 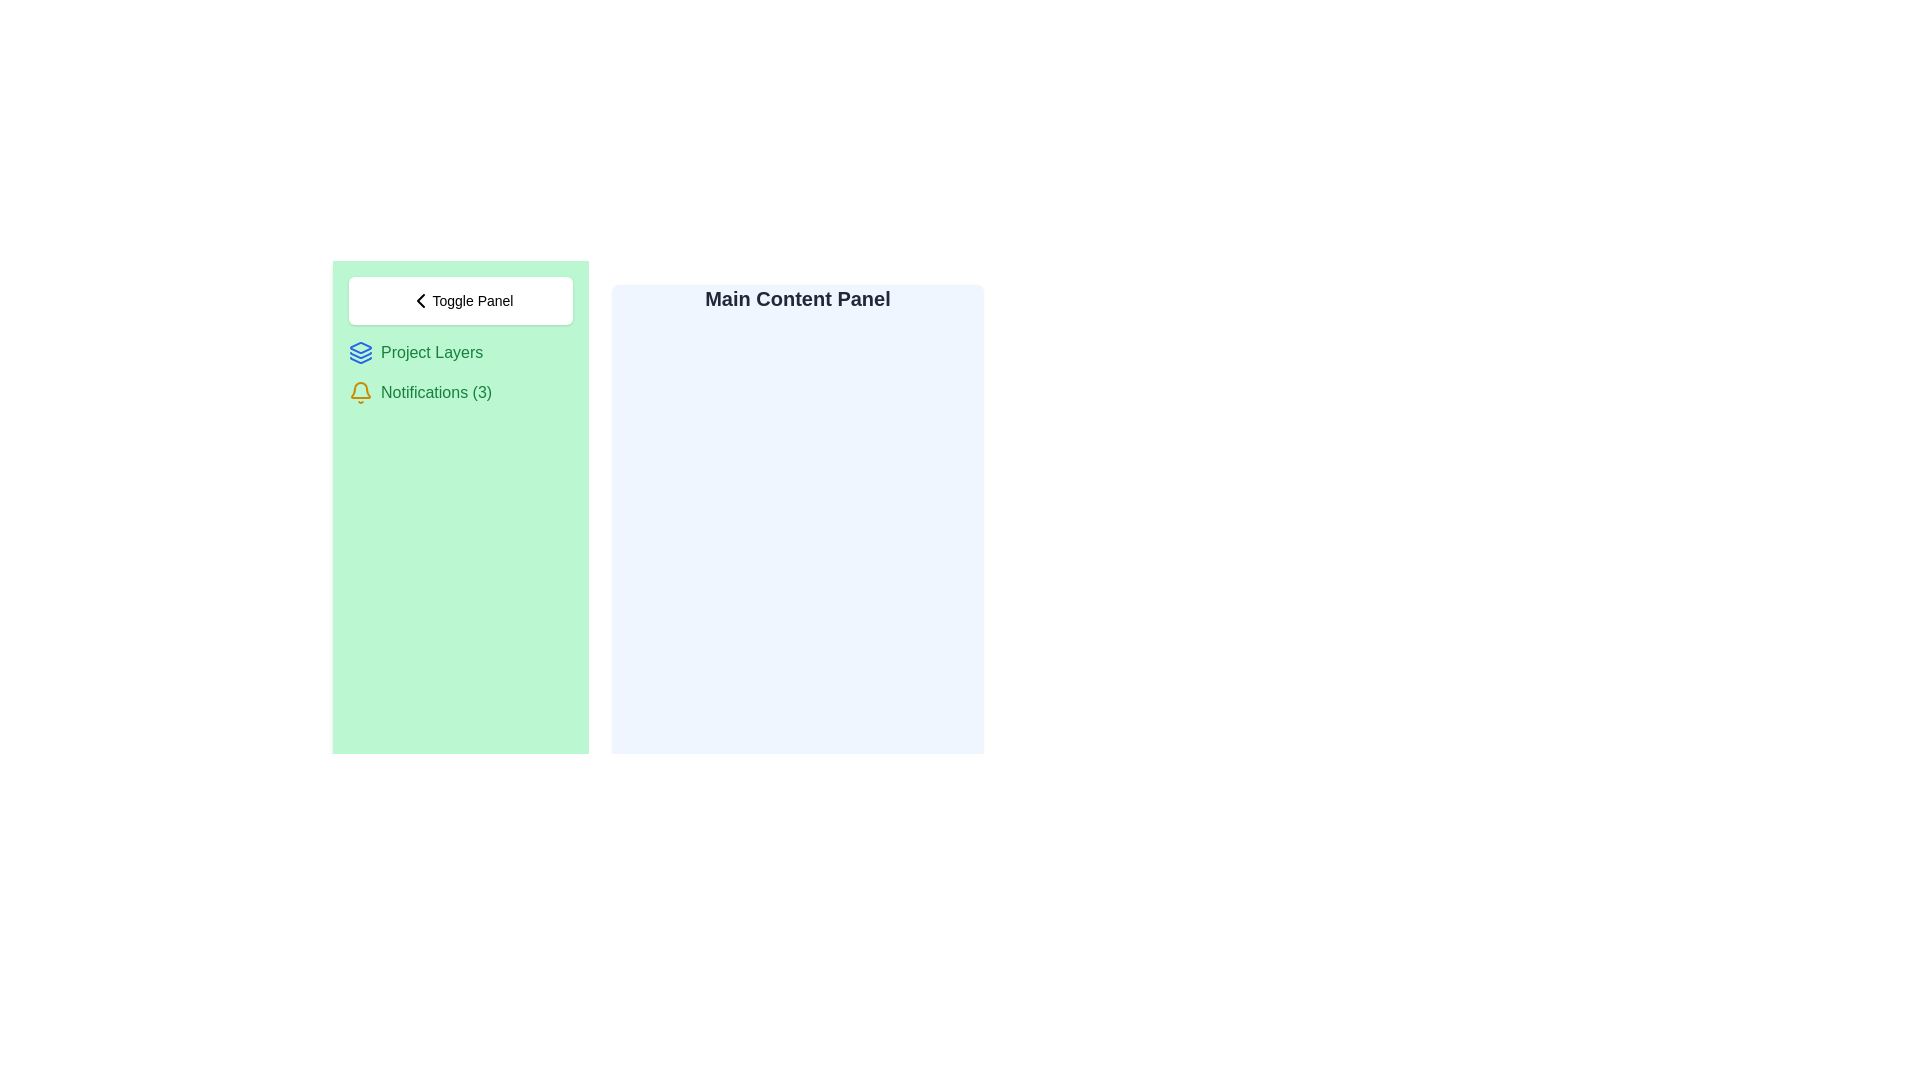 What do you see at coordinates (459, 393) in the screenshot?
I see `the notification indicator located below the 'Project Layers' text and icon` at bounding box center [459, 393].